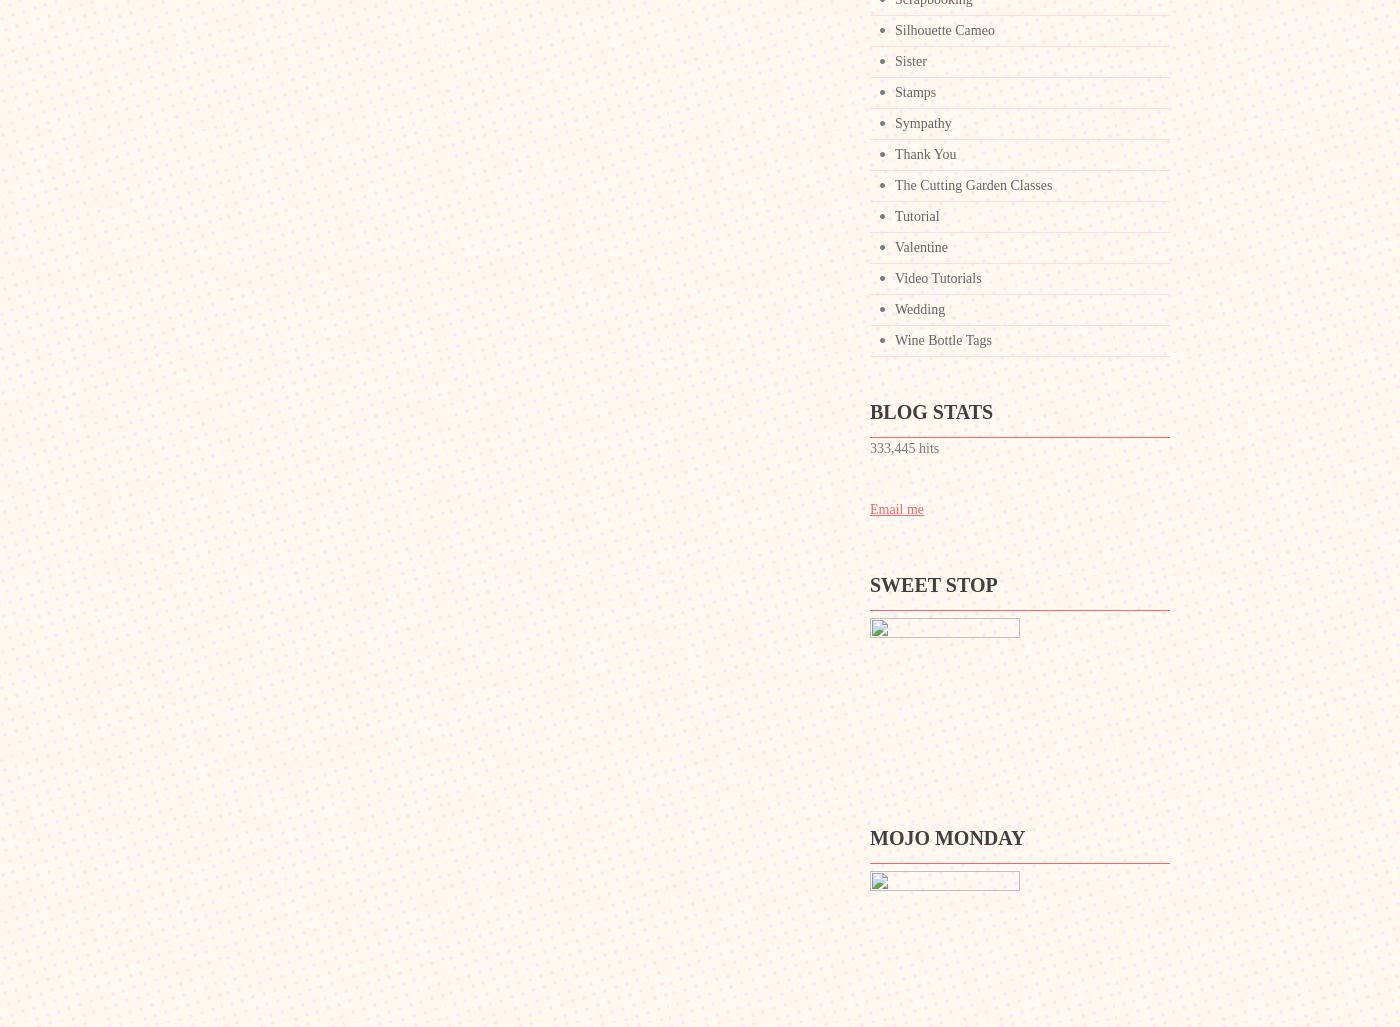  I want to click on 'Silhouette Cameo', so click(894, 30).